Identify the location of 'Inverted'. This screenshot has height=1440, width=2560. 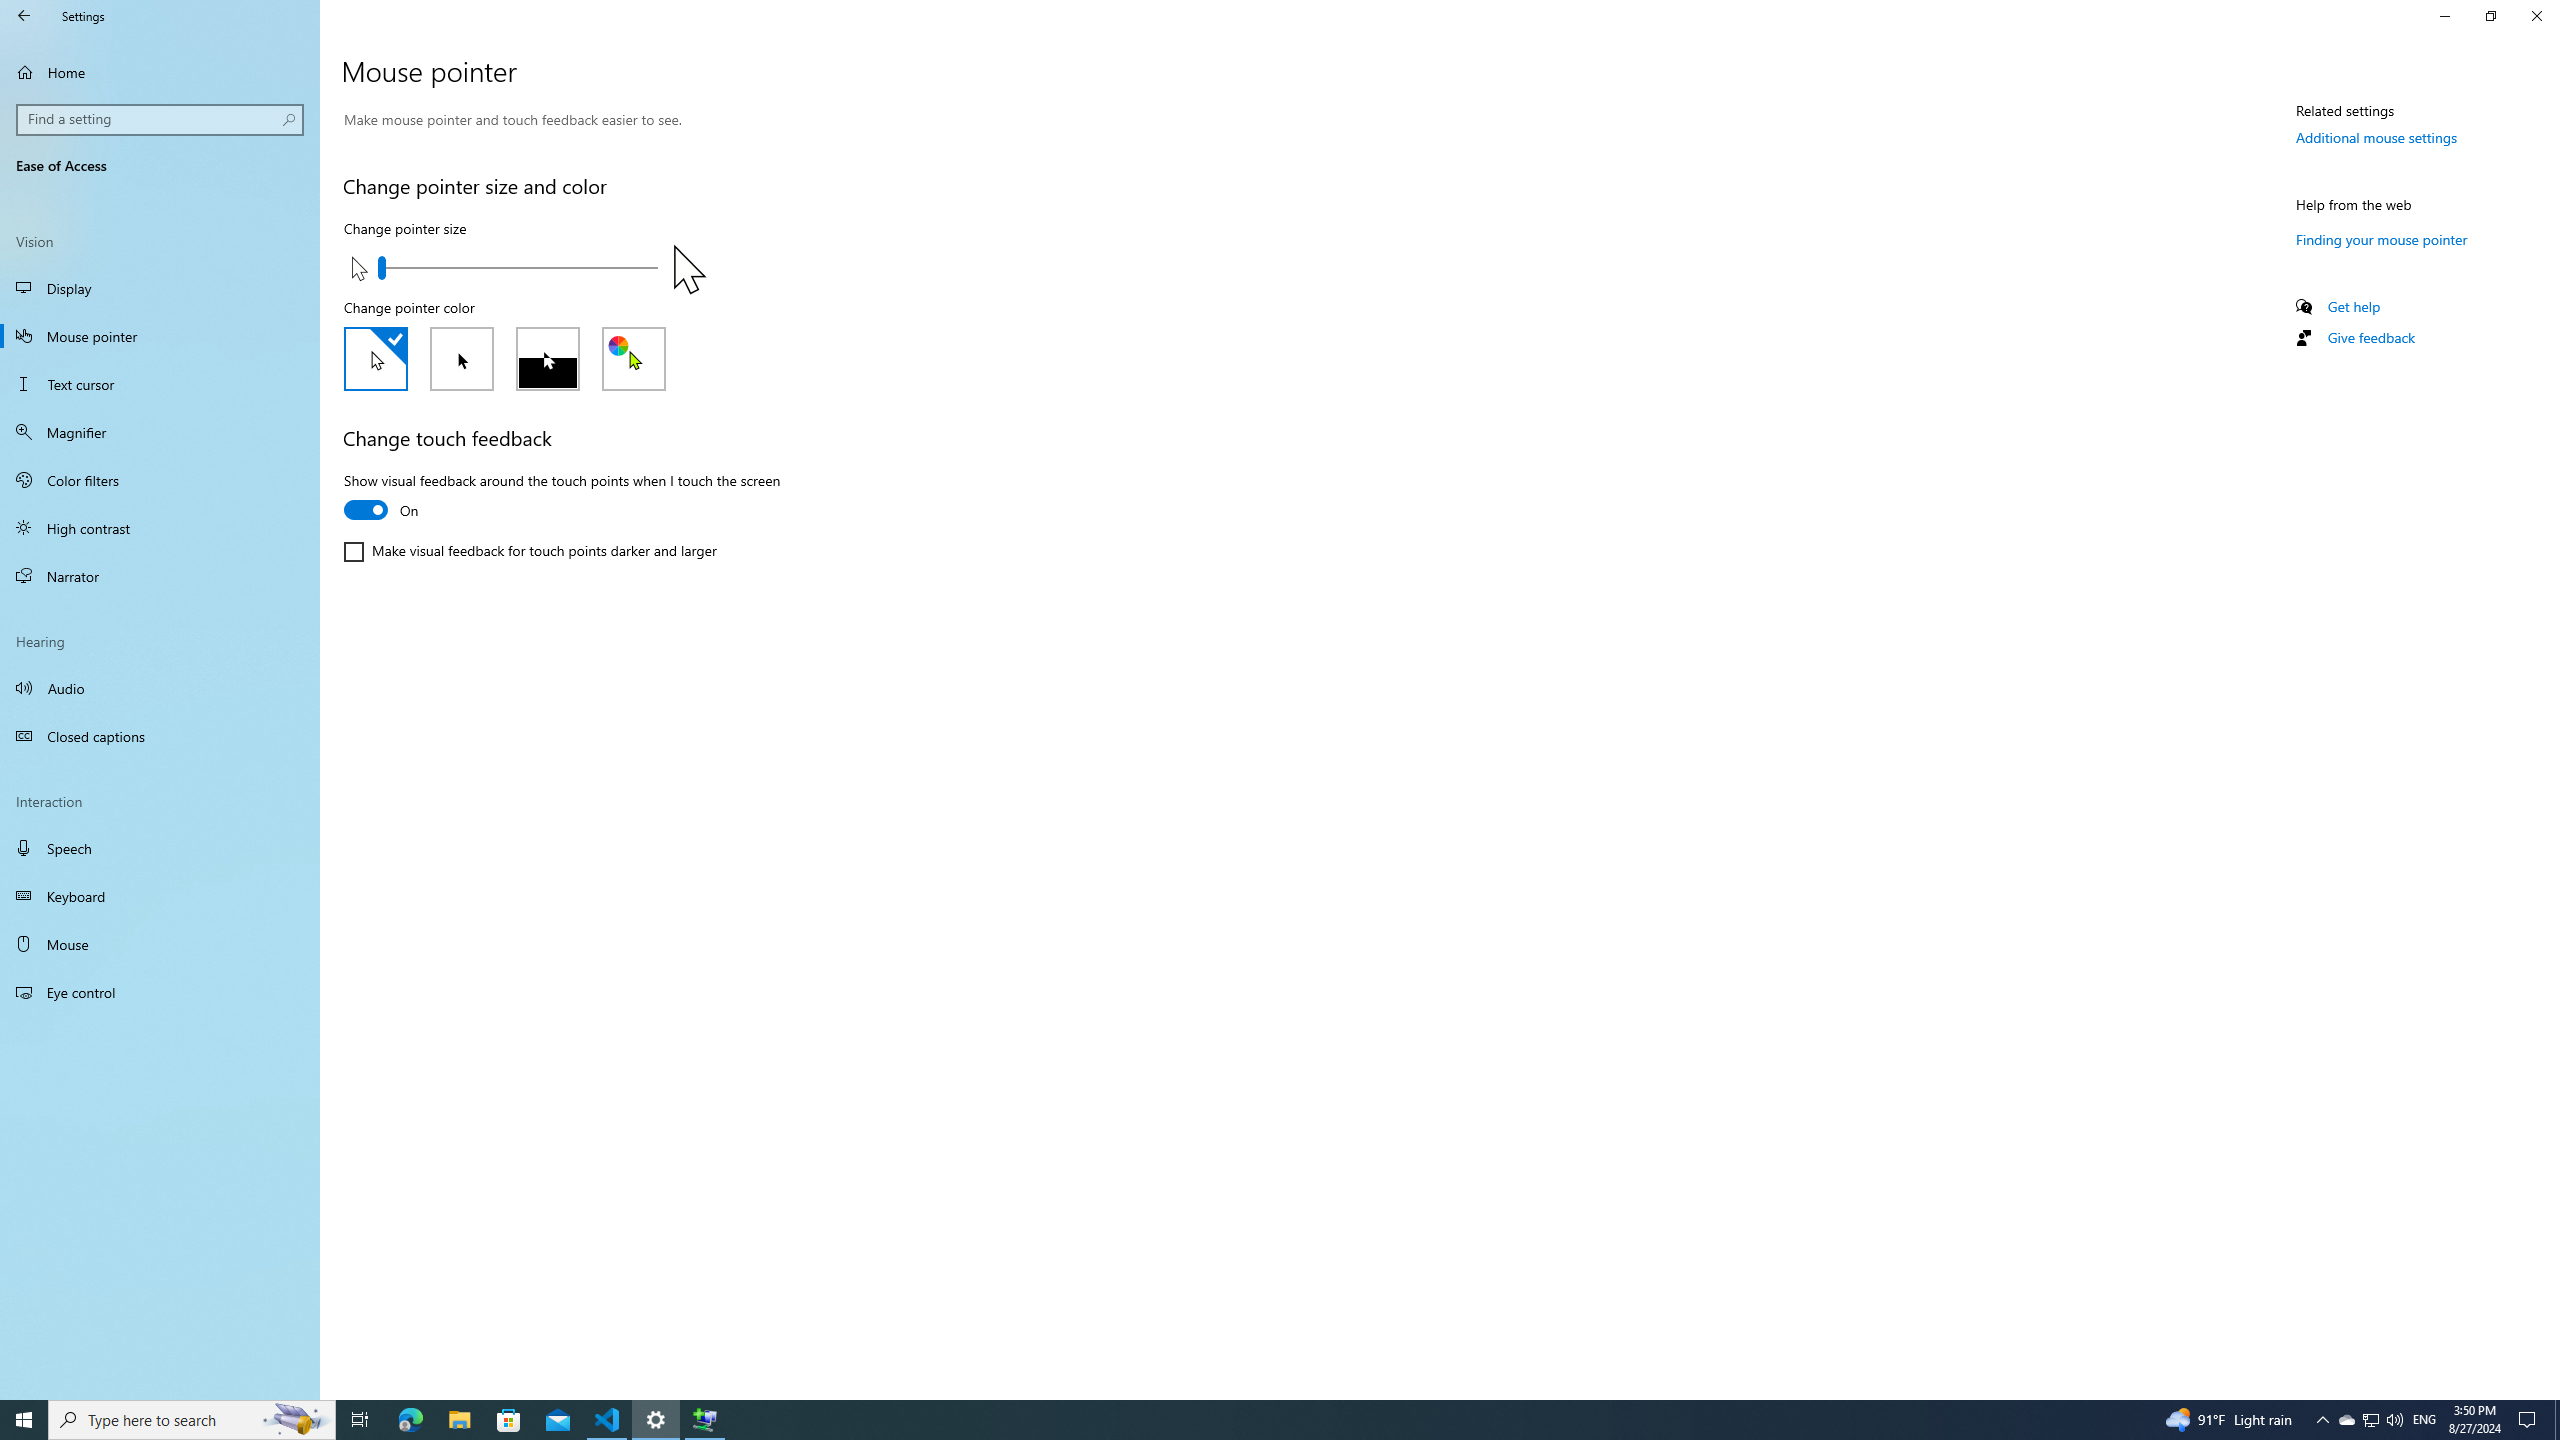
(546, 359).